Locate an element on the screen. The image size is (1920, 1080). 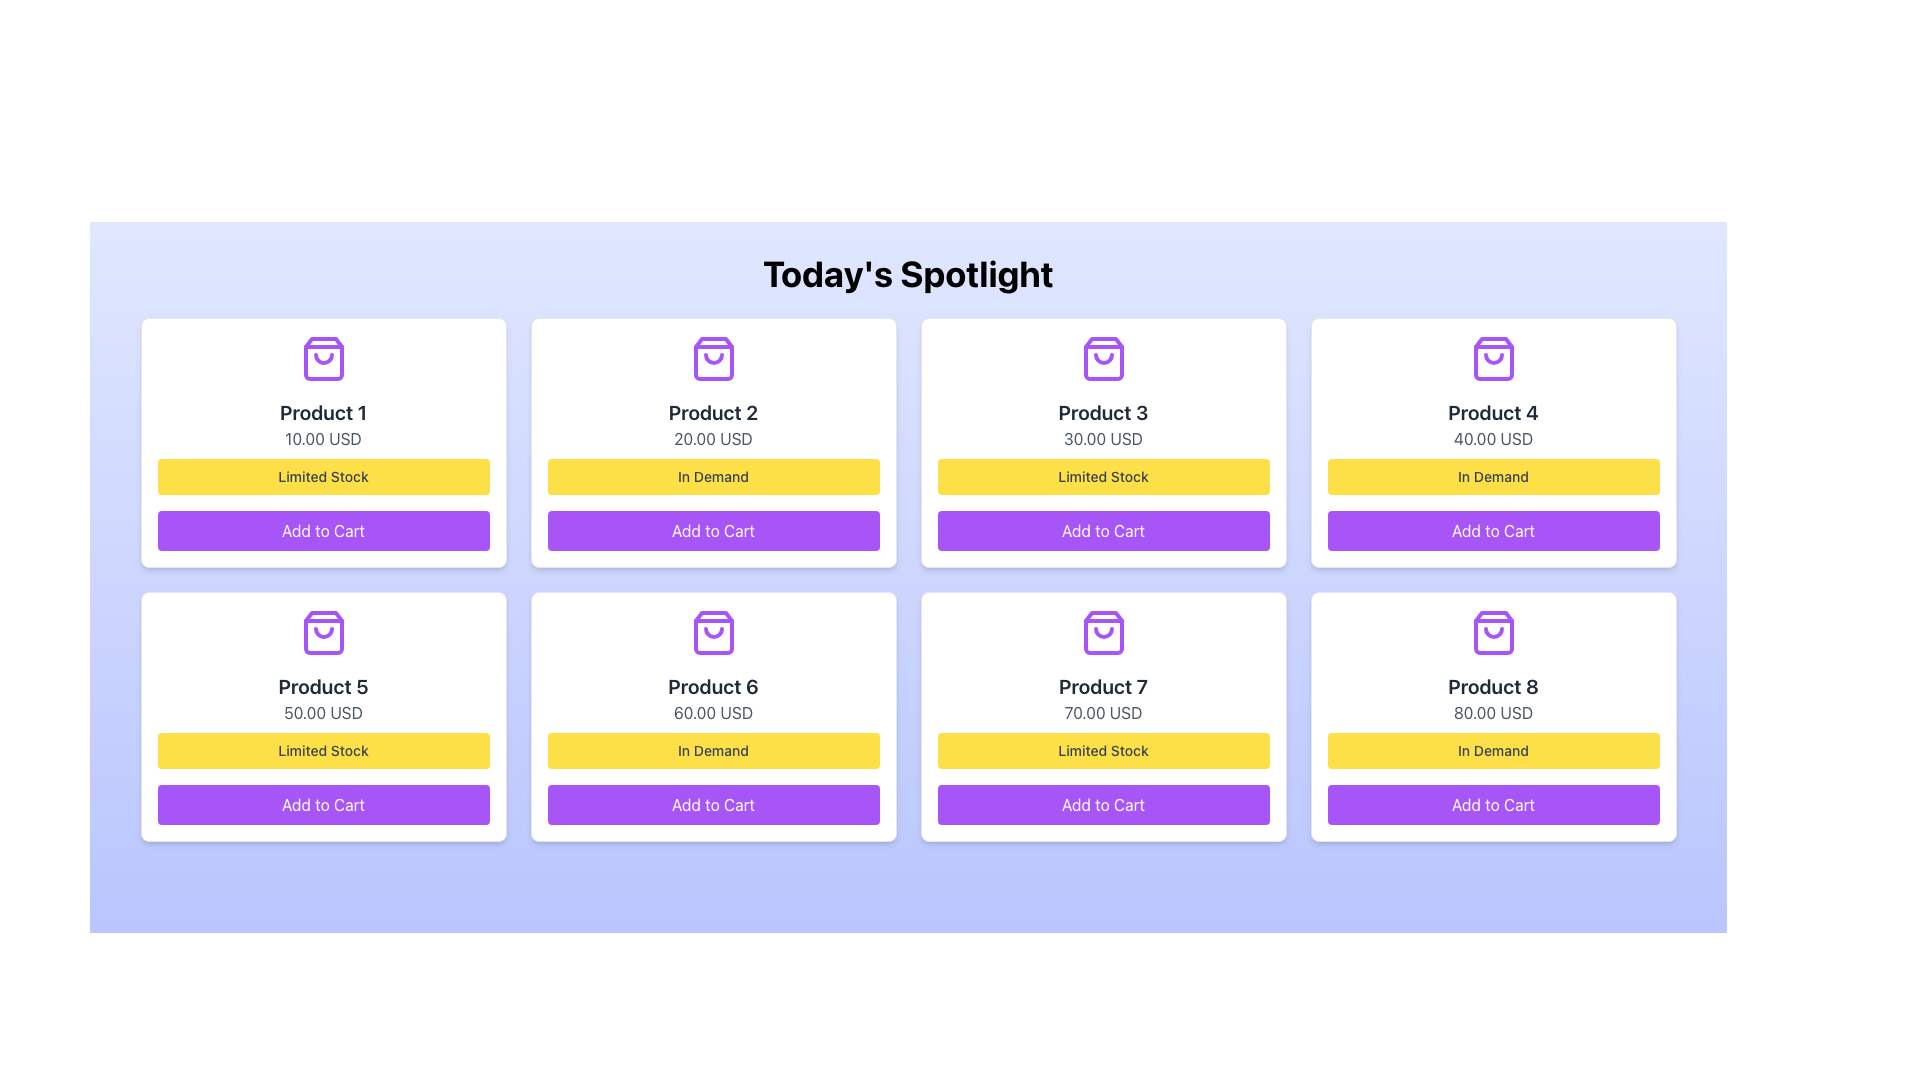
the 'Add to Cart' button located at the bottom of the second product card in the grid layout is located at coordinates (713, 530).